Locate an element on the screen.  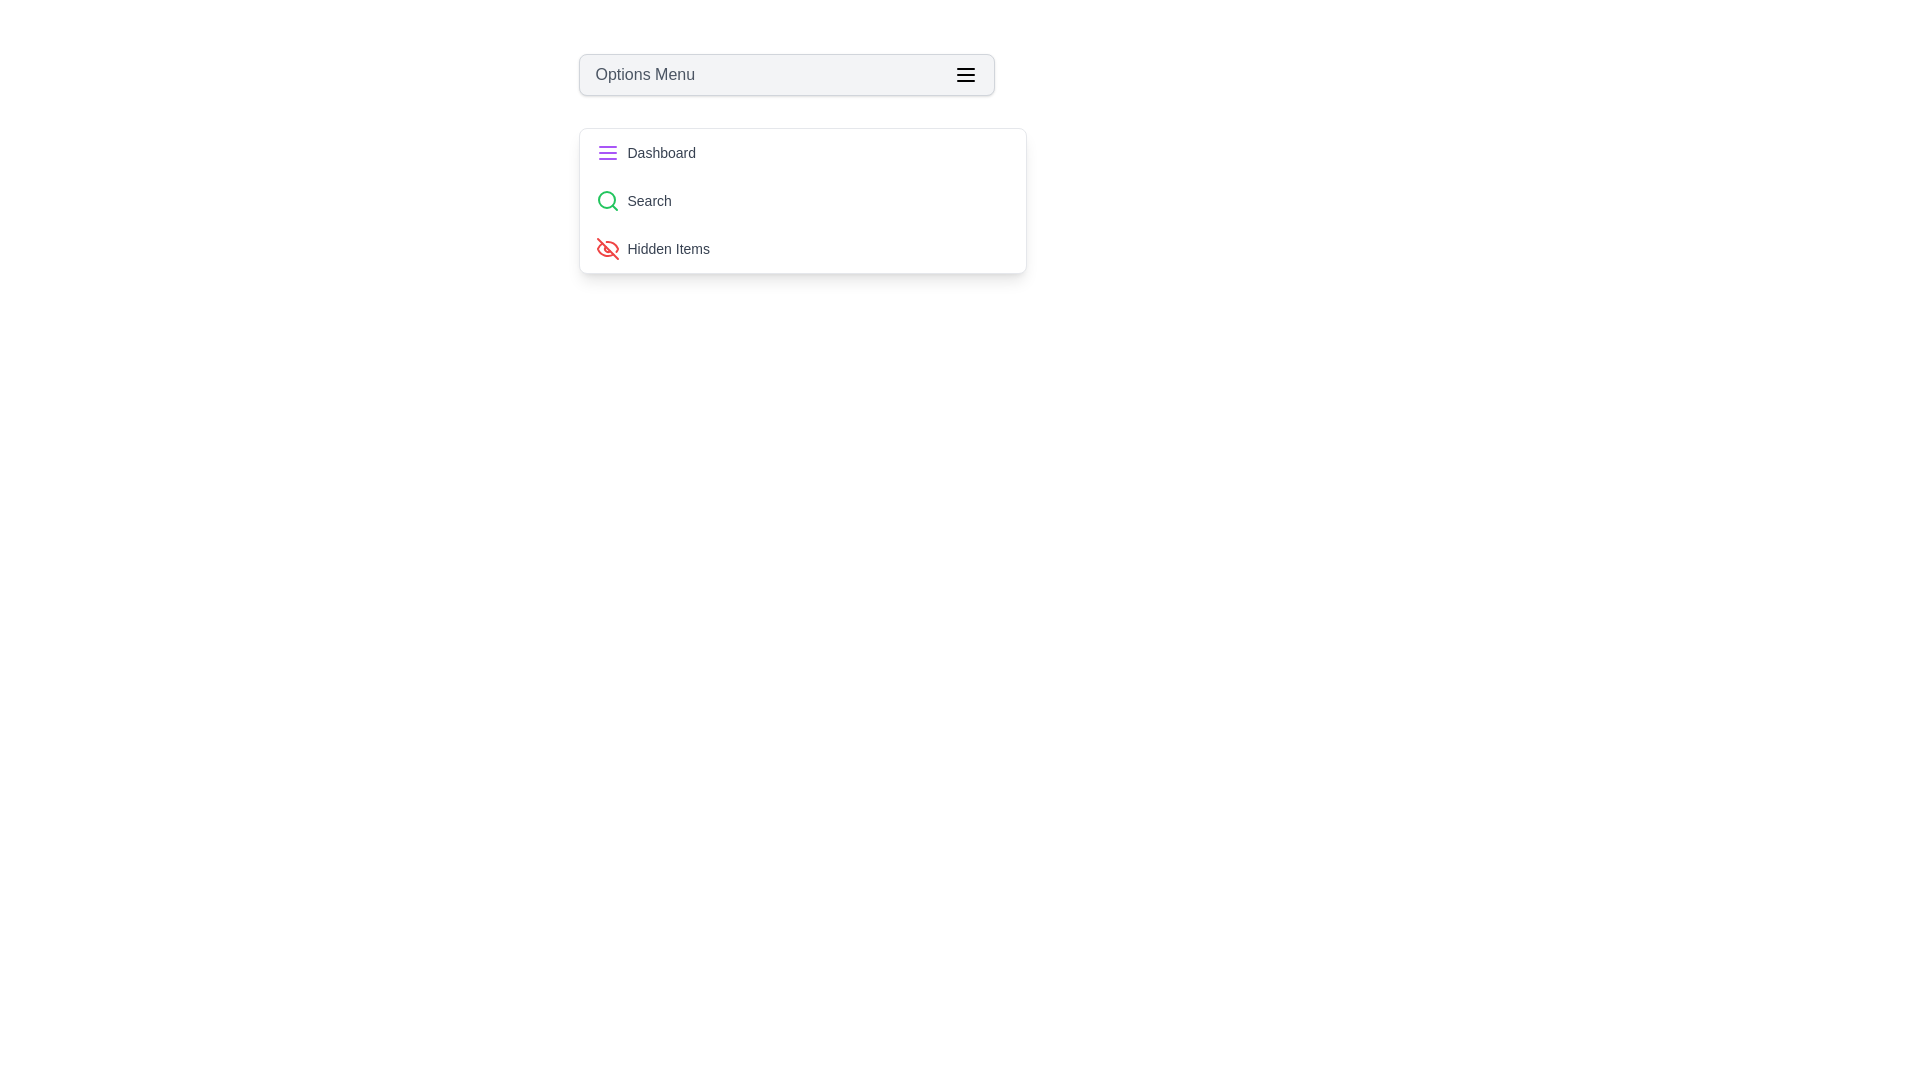
the 'Hidden Items' text label, which is the third item in the dropdown menu beneath the 'Options Menu' title, serving as a descriptor for hidden features is located at coordinates (668, 248).